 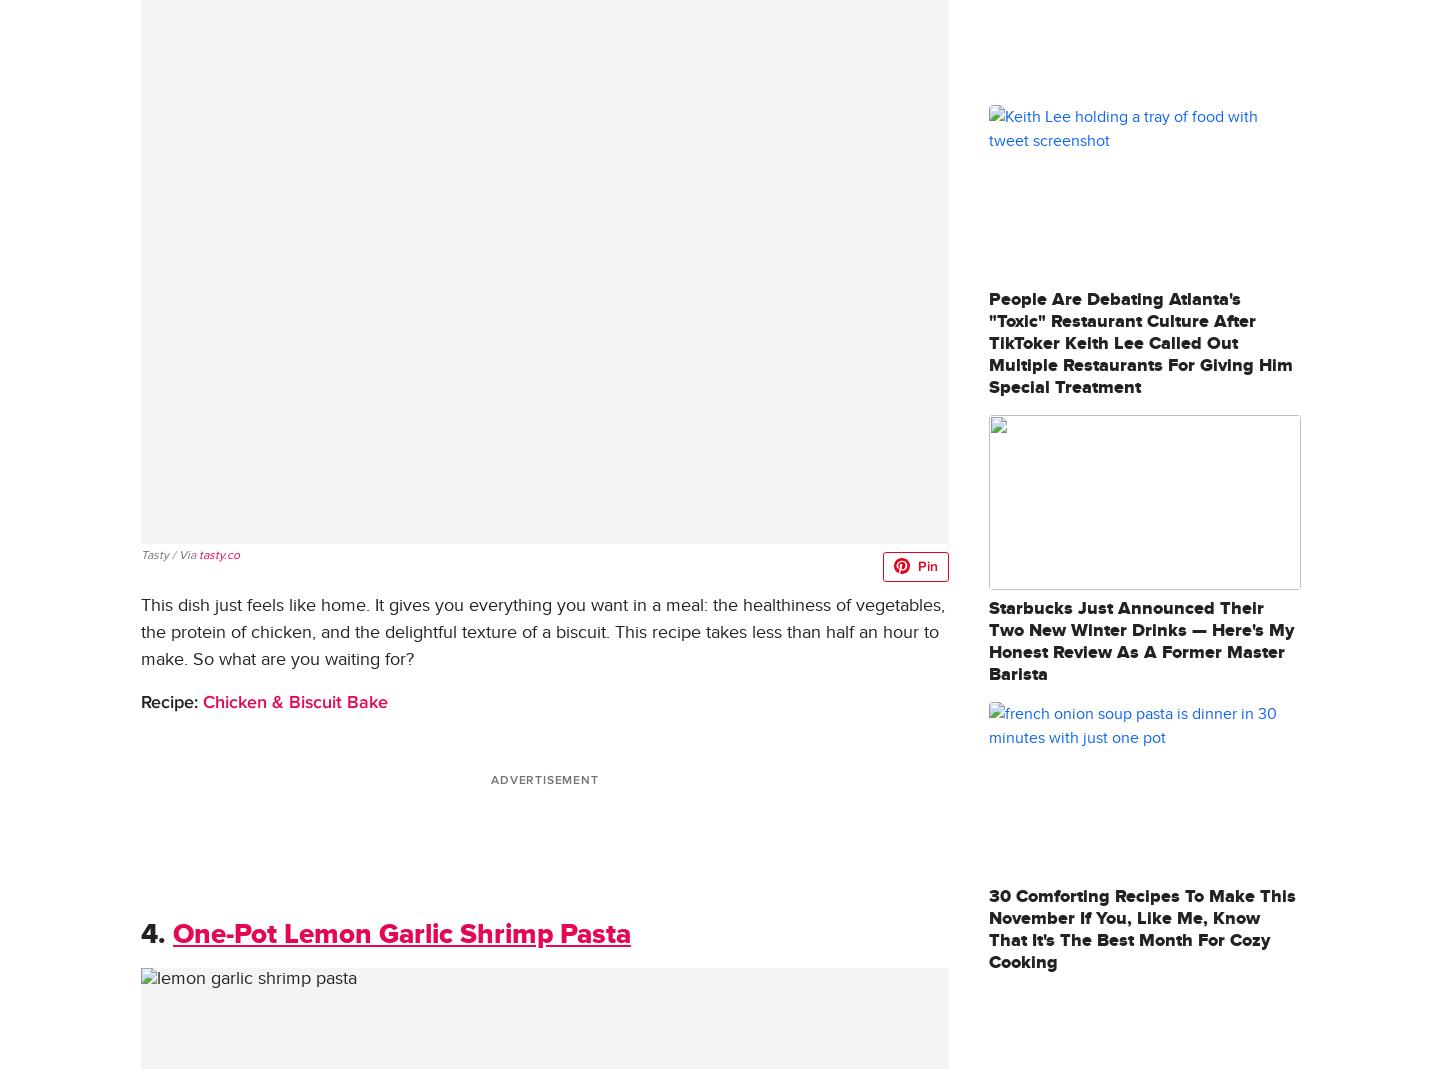 What do you see at coordinates (543, 631) in the screenshot?
I see `'This dish just feels like home. It gives you everything you want in a meal: the healthiness of vegetables, the protein of chicken, and the delightful texture of a biscuit. This recipe takes less than half an hour to make. So what are you waiting for?'` at bounding box center [543, 631].